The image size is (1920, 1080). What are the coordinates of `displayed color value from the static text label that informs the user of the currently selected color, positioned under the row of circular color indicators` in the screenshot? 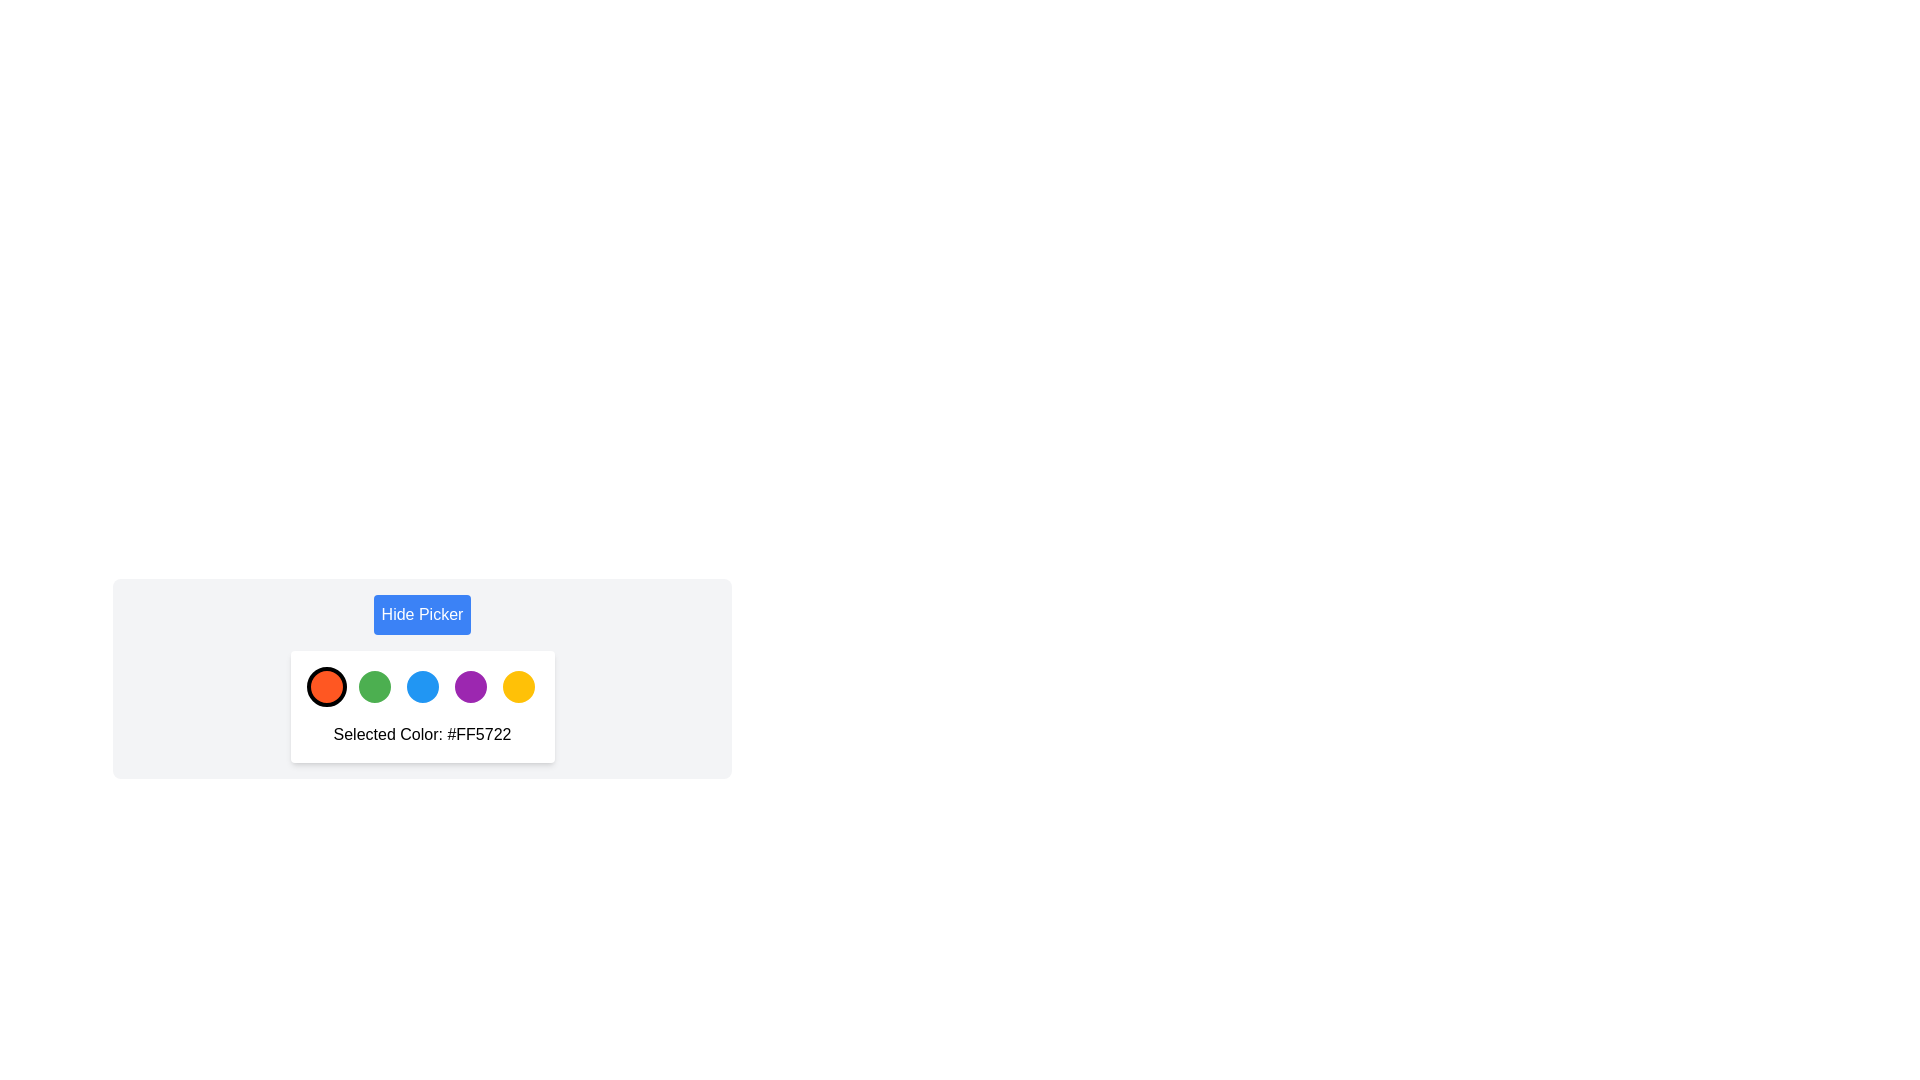 It's located at (421, 735).